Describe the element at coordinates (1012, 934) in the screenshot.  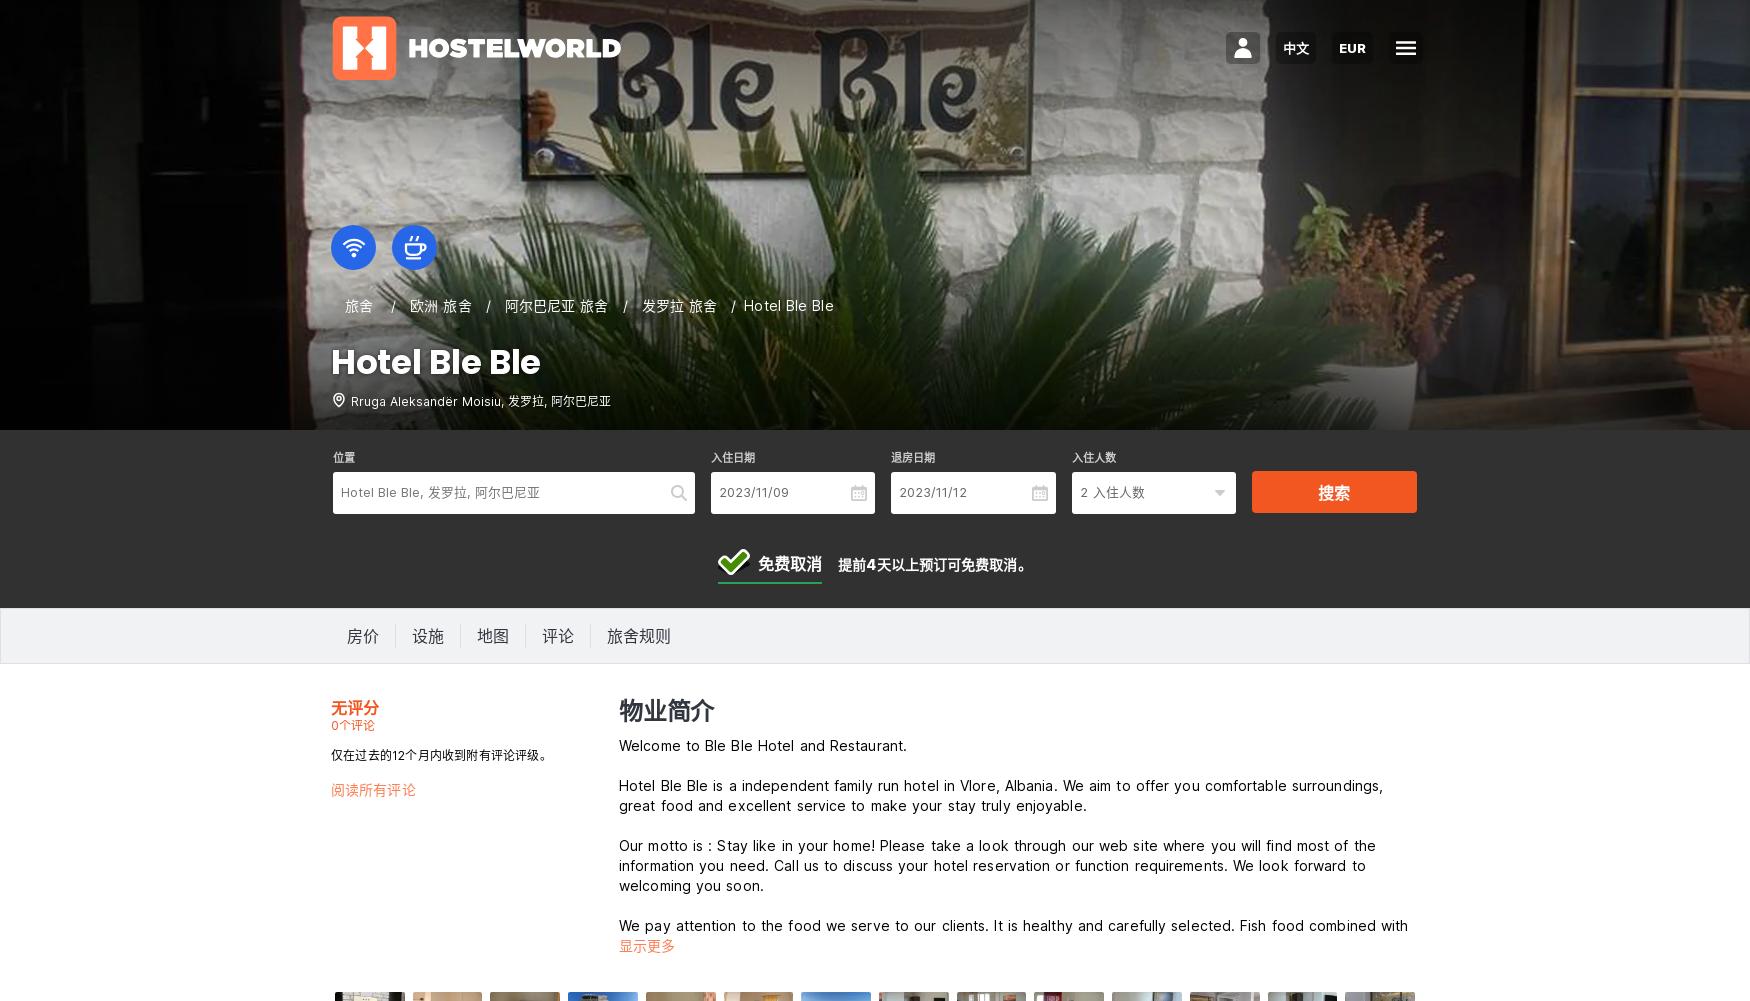
I see `'We pay attention to the food we serve to our clients. It is healthy and carefully selected. Fish food combined with traditional food is the perfect diet for your vacations.'` at that location.